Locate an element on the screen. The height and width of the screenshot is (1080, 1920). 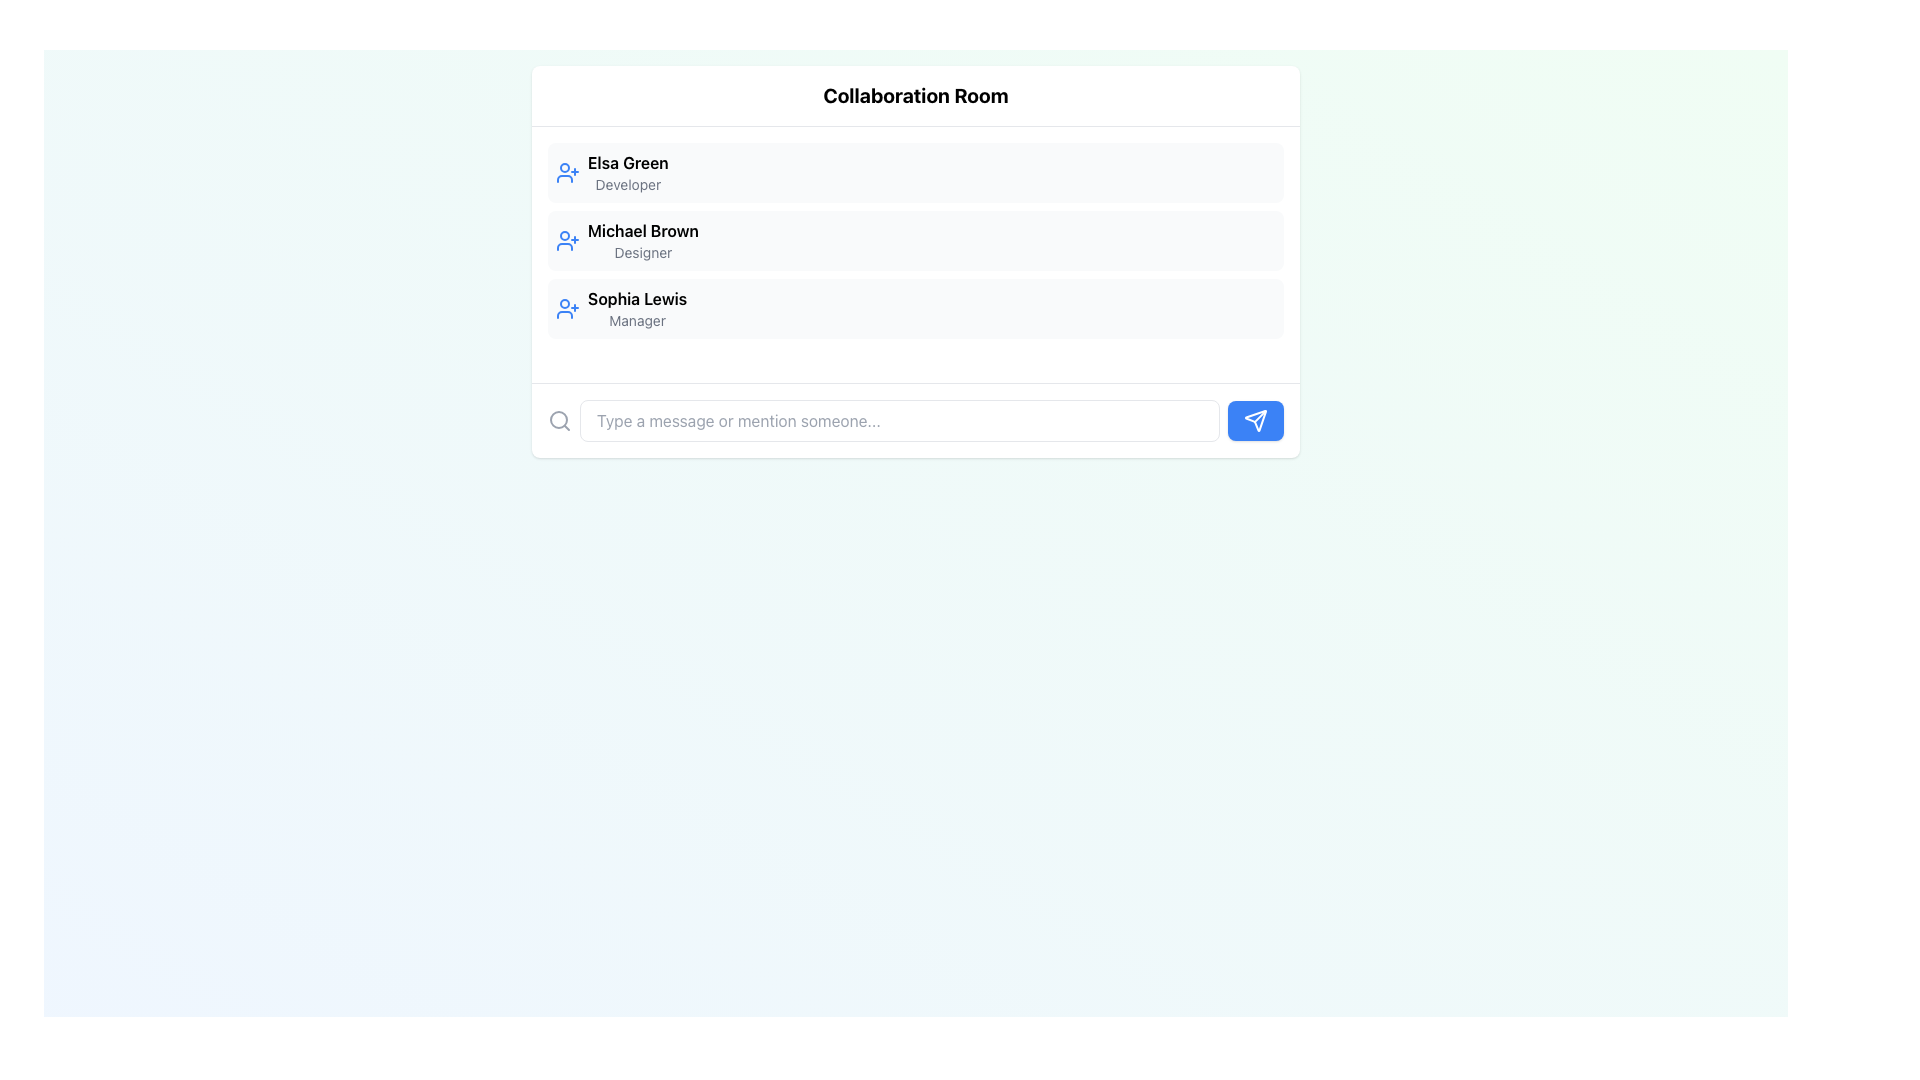
the small gray text label displaying 'Designer' located below 'Michael Brown' in the list is located at coordinates (643, 252).